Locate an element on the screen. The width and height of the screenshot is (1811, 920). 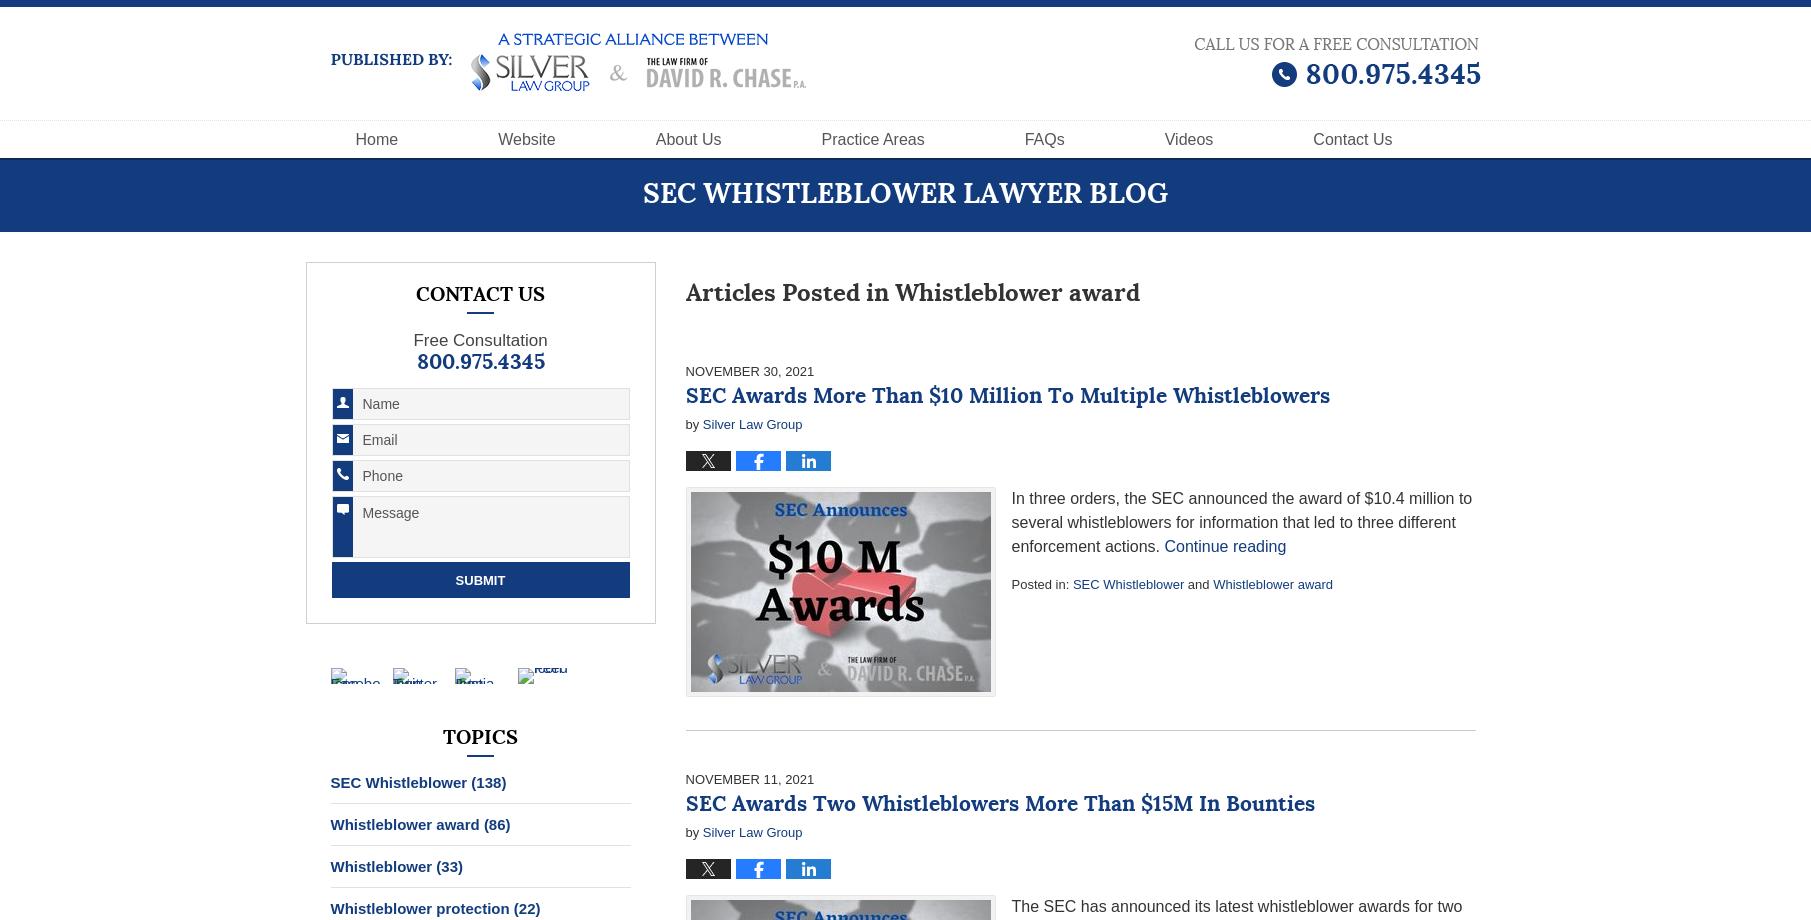
'SEC Awards Two Whistleblowers More Than $15M In Bounties' is located at coordinates (998, 805).